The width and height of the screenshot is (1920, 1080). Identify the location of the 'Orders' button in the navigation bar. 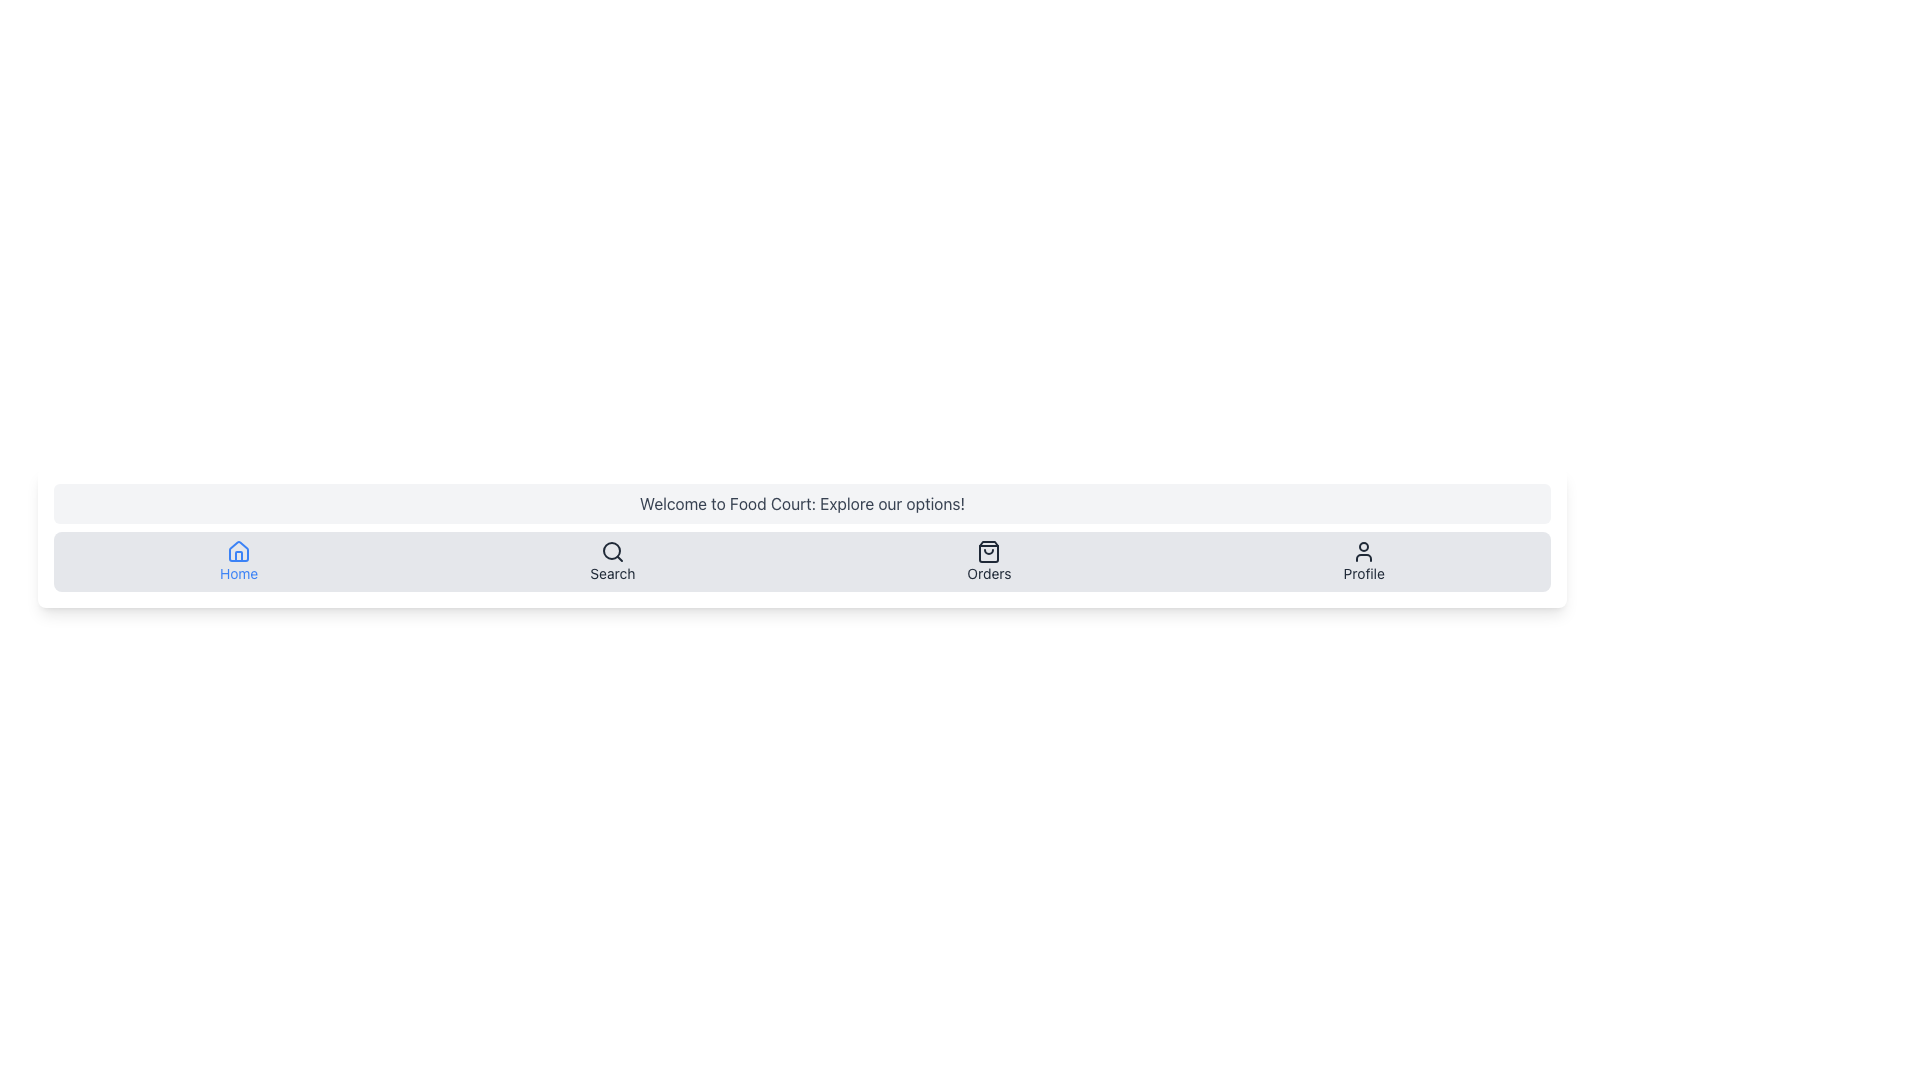
(989, 562).